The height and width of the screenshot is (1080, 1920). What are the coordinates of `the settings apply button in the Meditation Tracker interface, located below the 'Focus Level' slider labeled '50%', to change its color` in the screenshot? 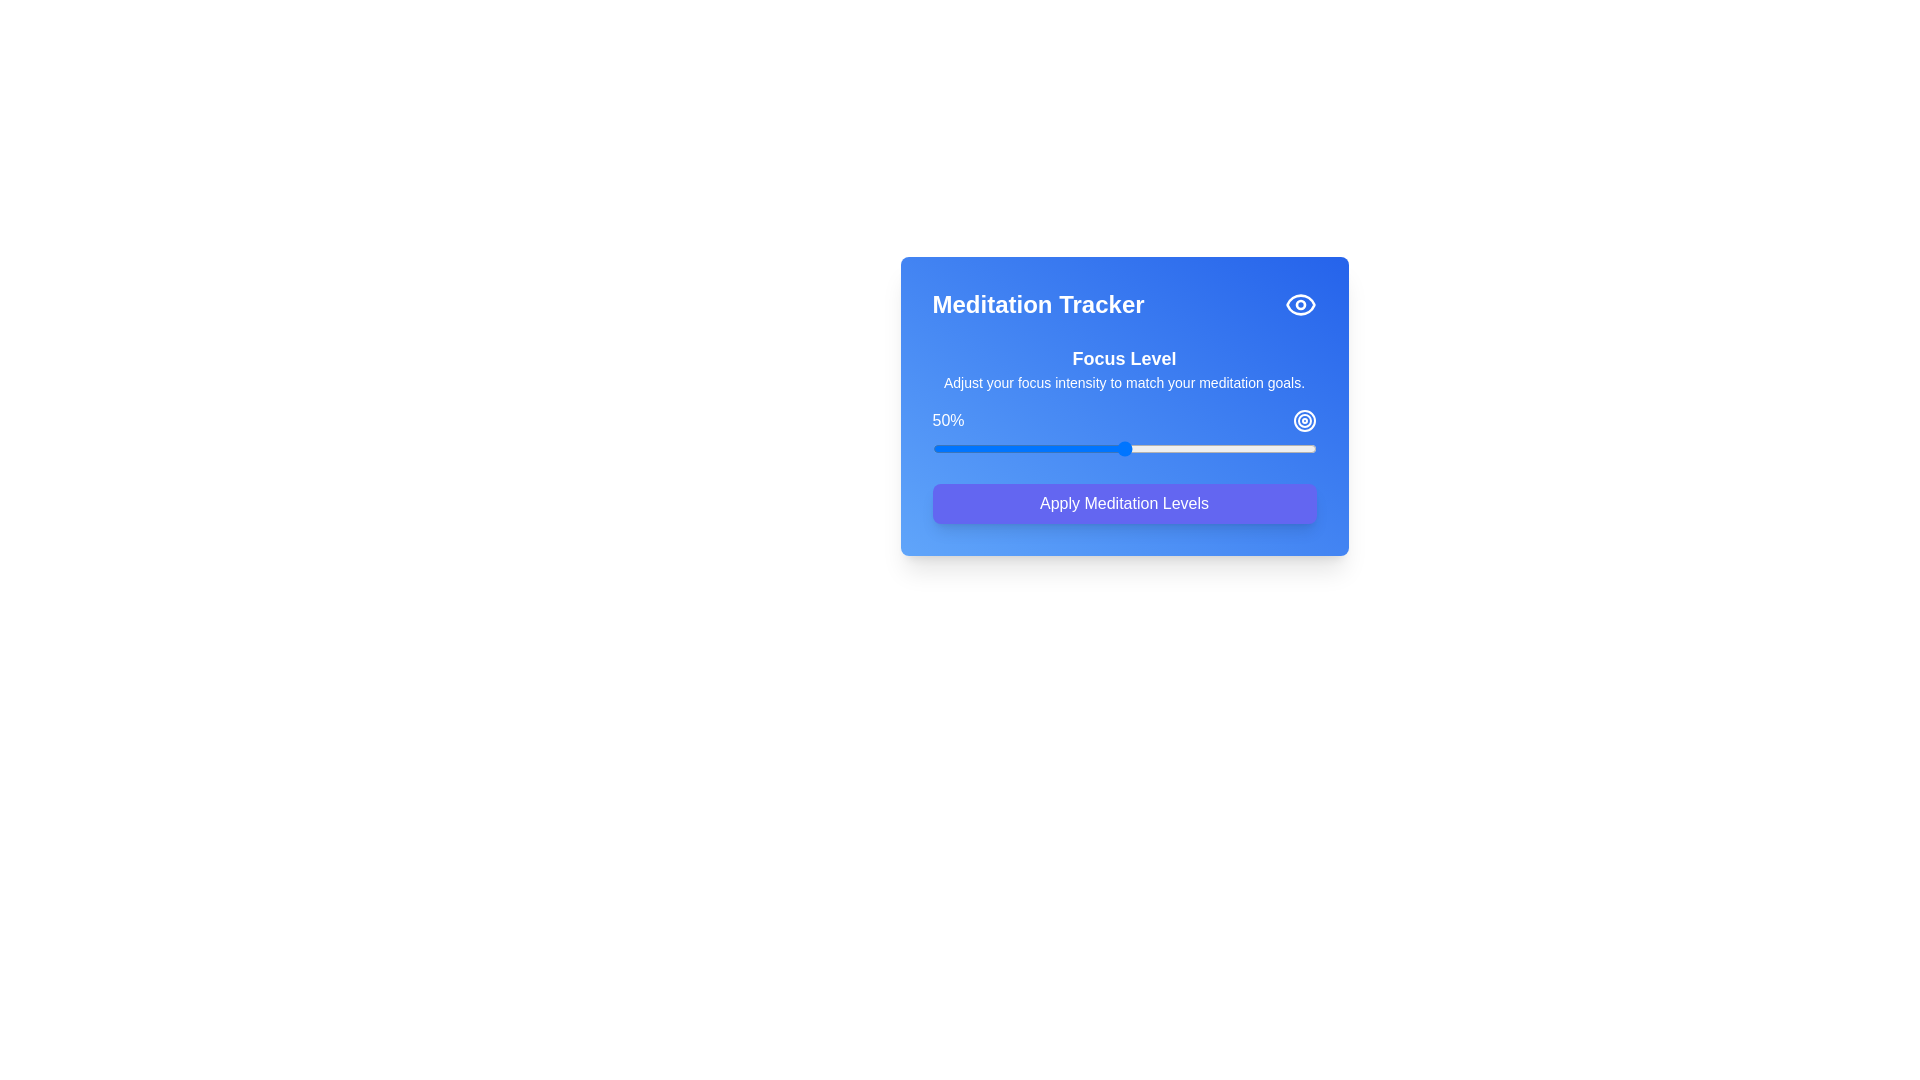 It's located at (1124, 503).